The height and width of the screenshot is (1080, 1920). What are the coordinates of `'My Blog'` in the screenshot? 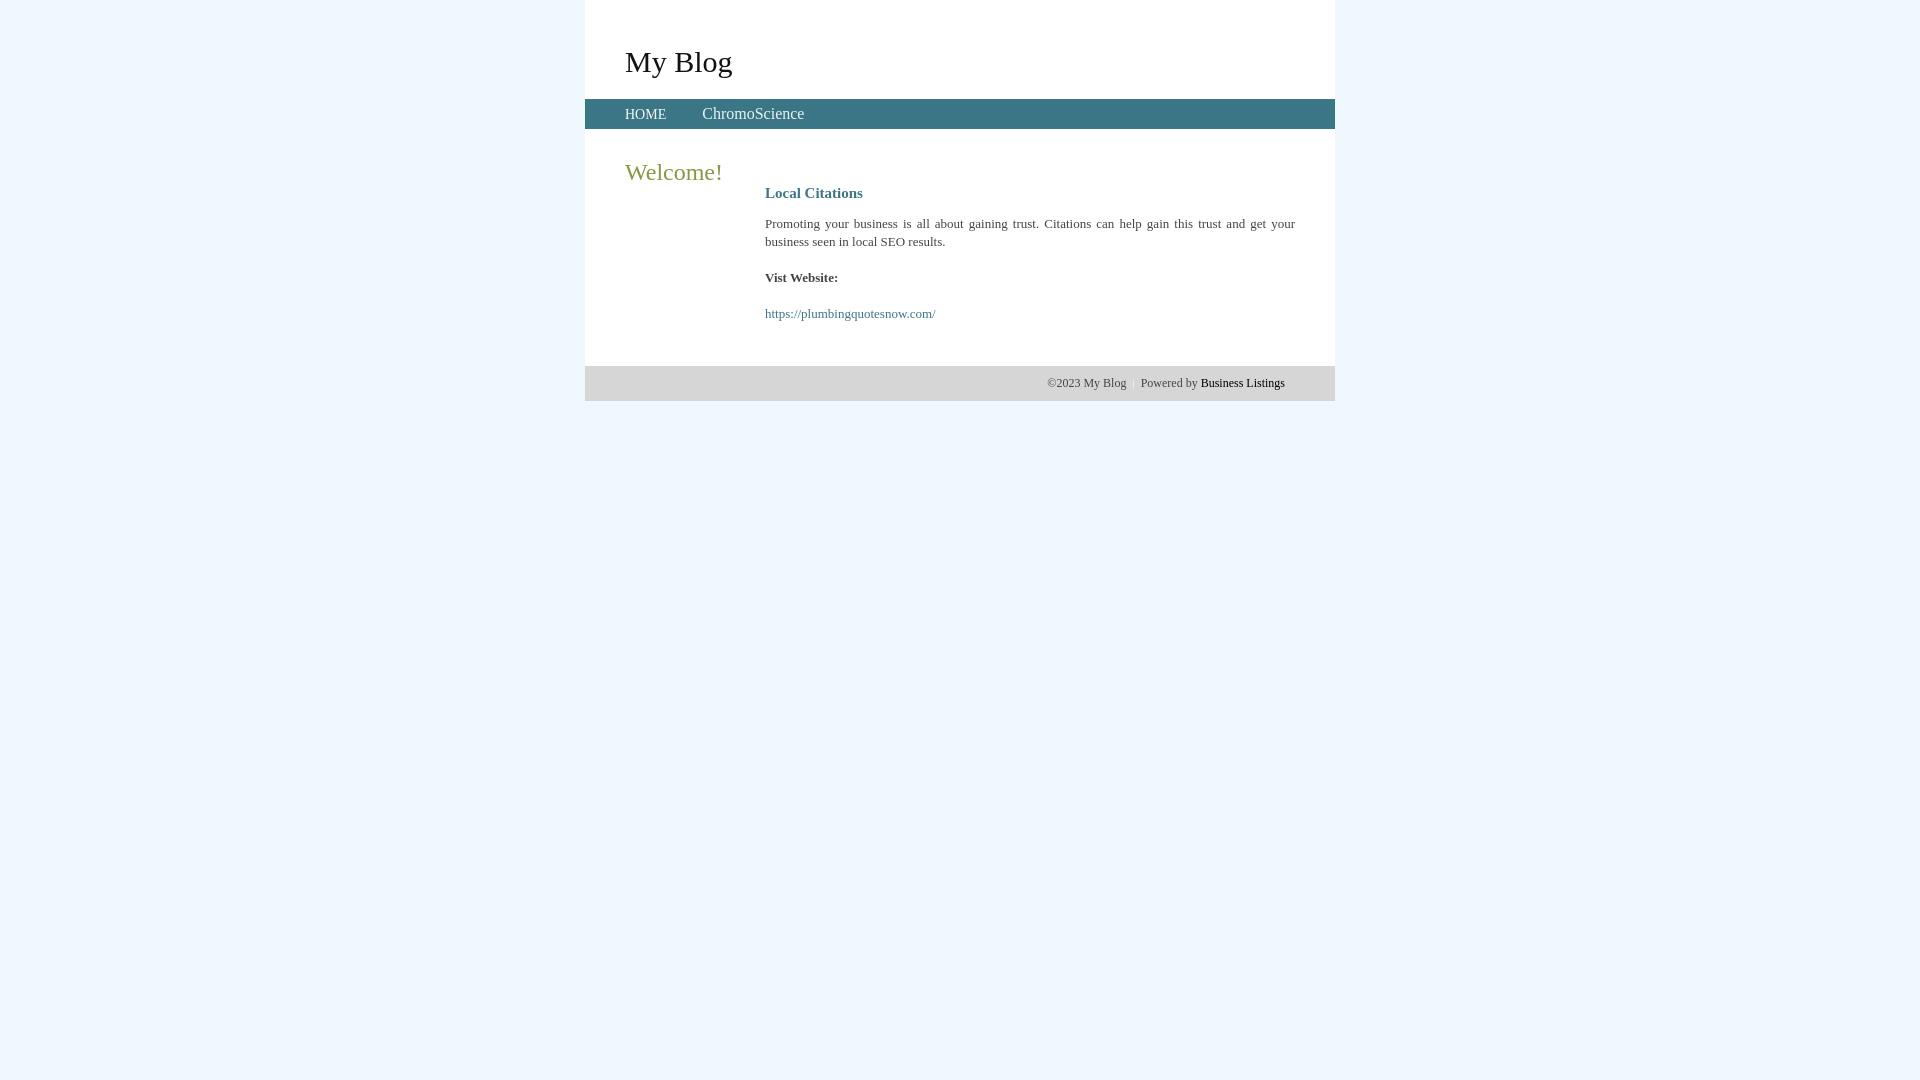 It's located at (678, 60).